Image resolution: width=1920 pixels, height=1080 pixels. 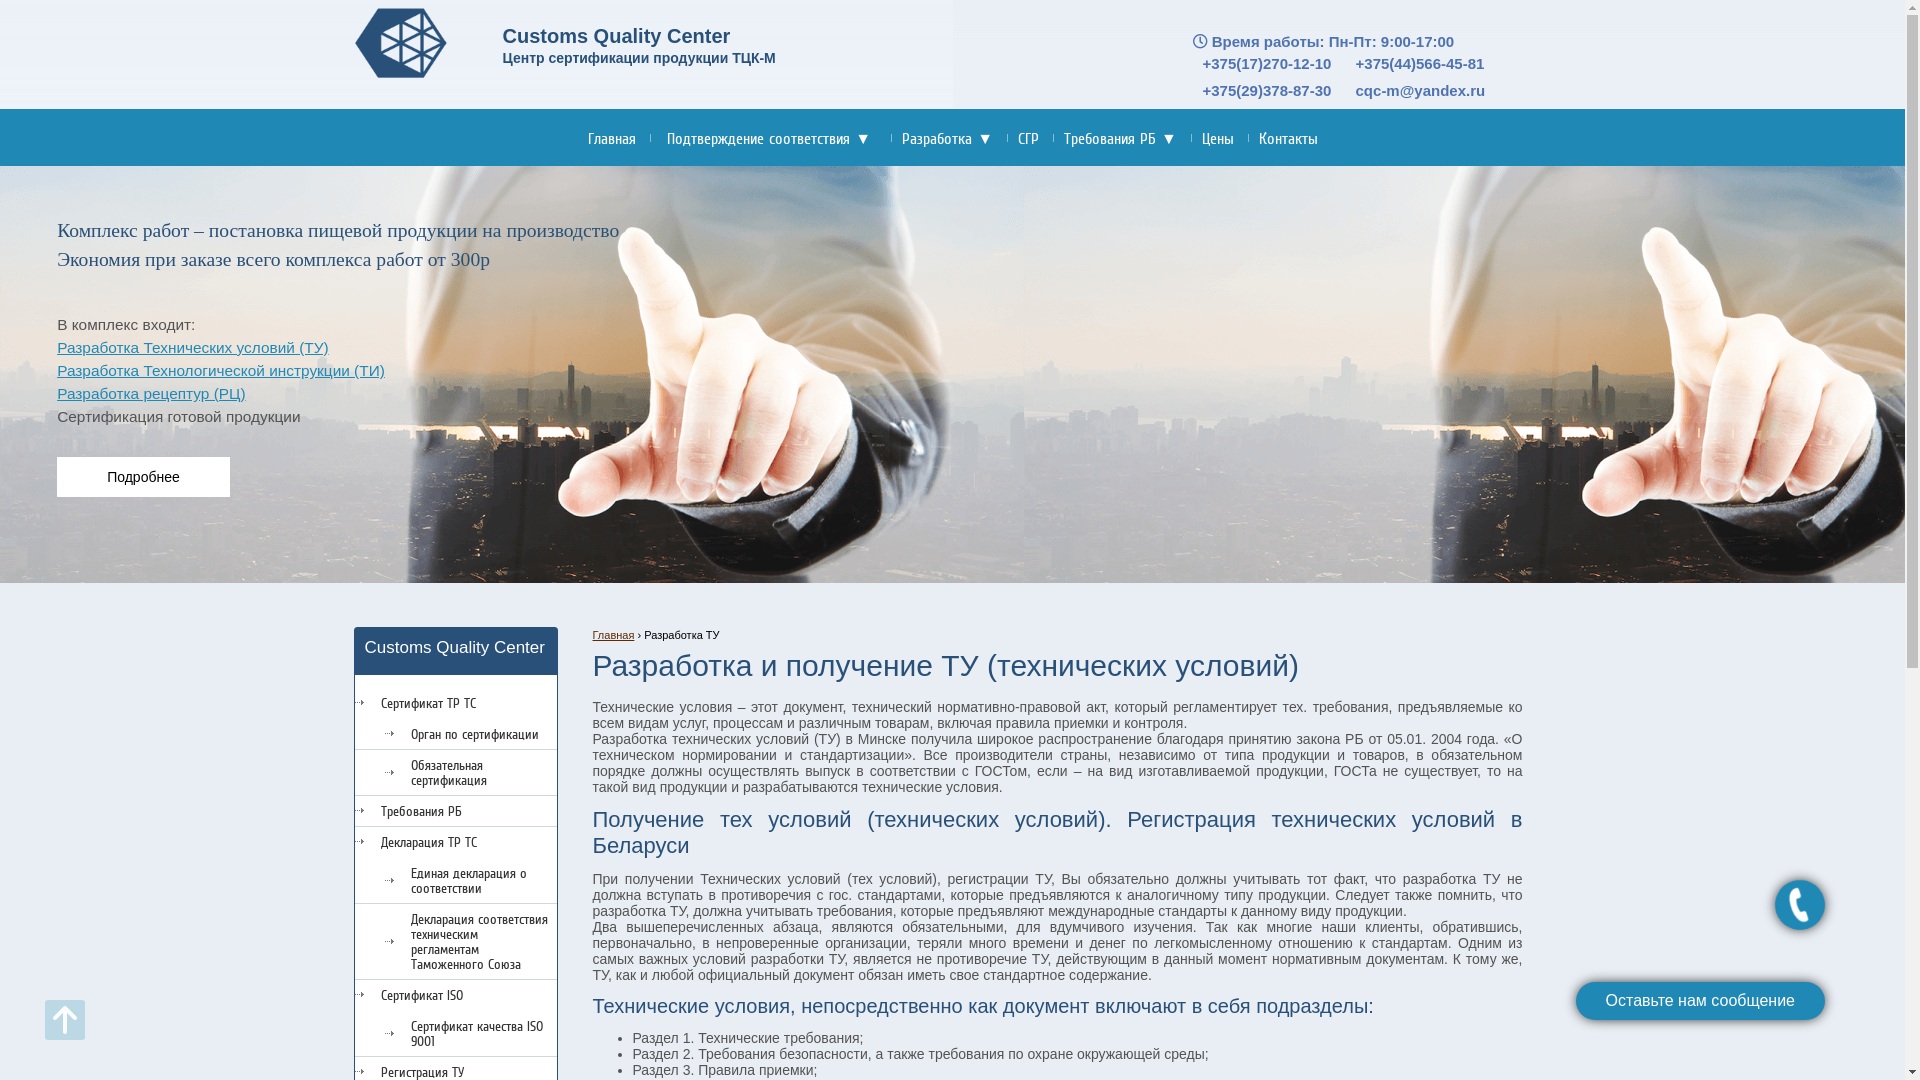 I want to click on 'cqc-m@yandex.ru', so click(x=1419, y=90).